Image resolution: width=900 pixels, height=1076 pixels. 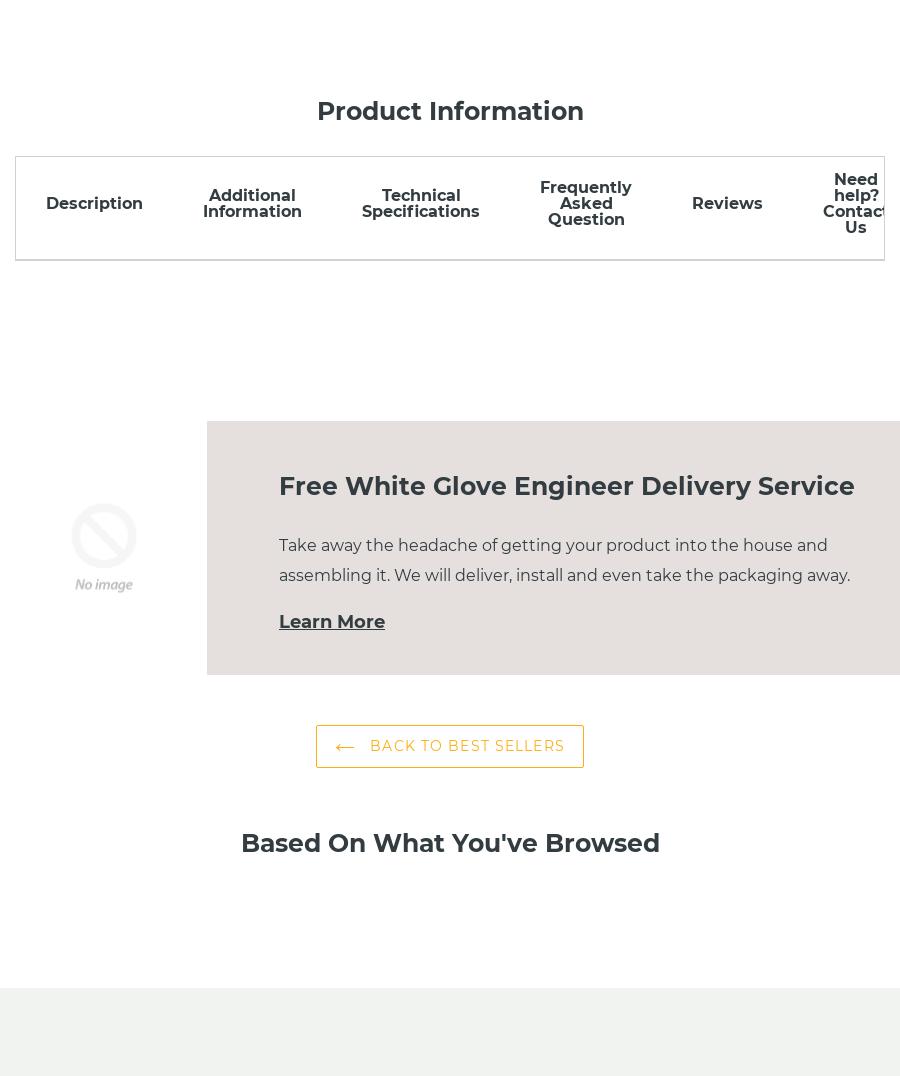 I want to click on 'Take away the headache of getting your product into the house and assembling it. We will deliver, install and even take the packaging away.', so click(x=564, y=559).